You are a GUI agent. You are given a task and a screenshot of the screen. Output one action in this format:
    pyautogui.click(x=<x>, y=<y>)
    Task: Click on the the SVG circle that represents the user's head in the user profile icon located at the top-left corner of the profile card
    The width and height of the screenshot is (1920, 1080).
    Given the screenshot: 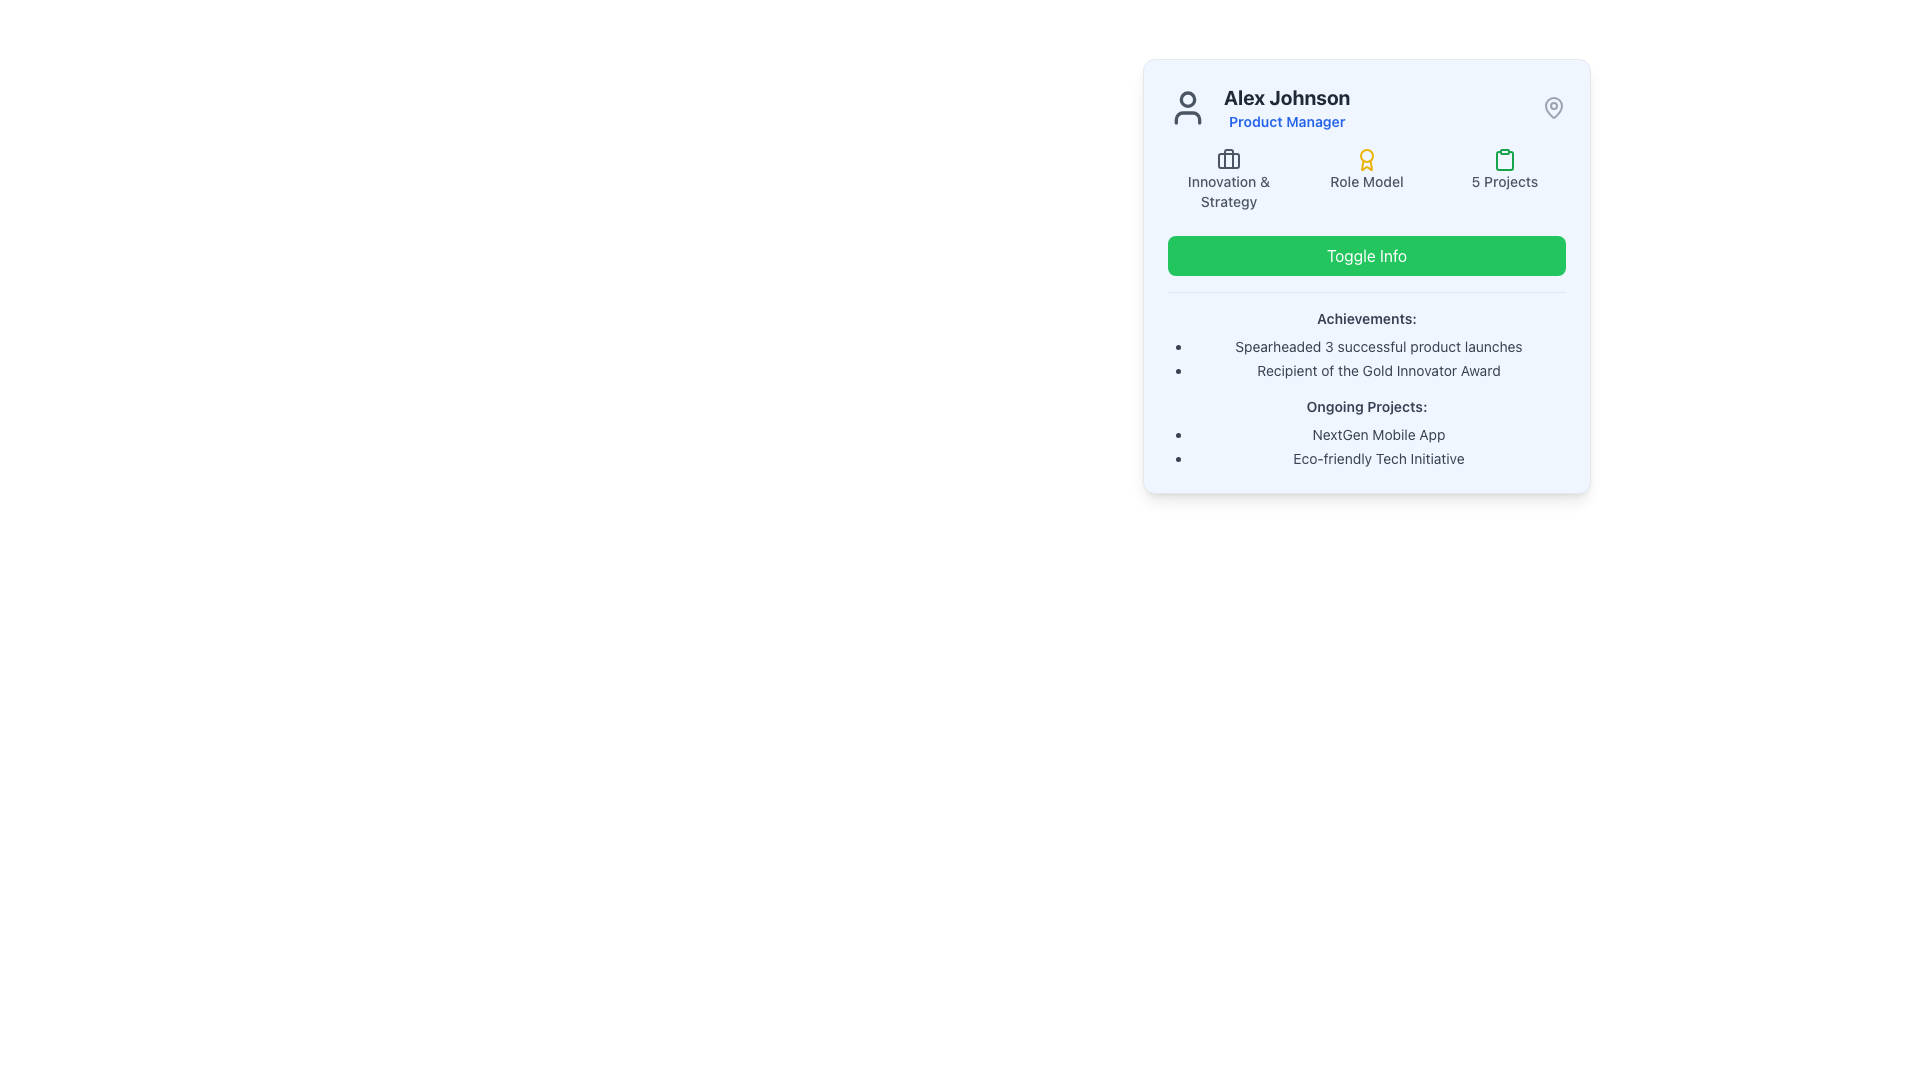 What is the action you would take?
    pyautogui.click(x=1188, y=99)
    